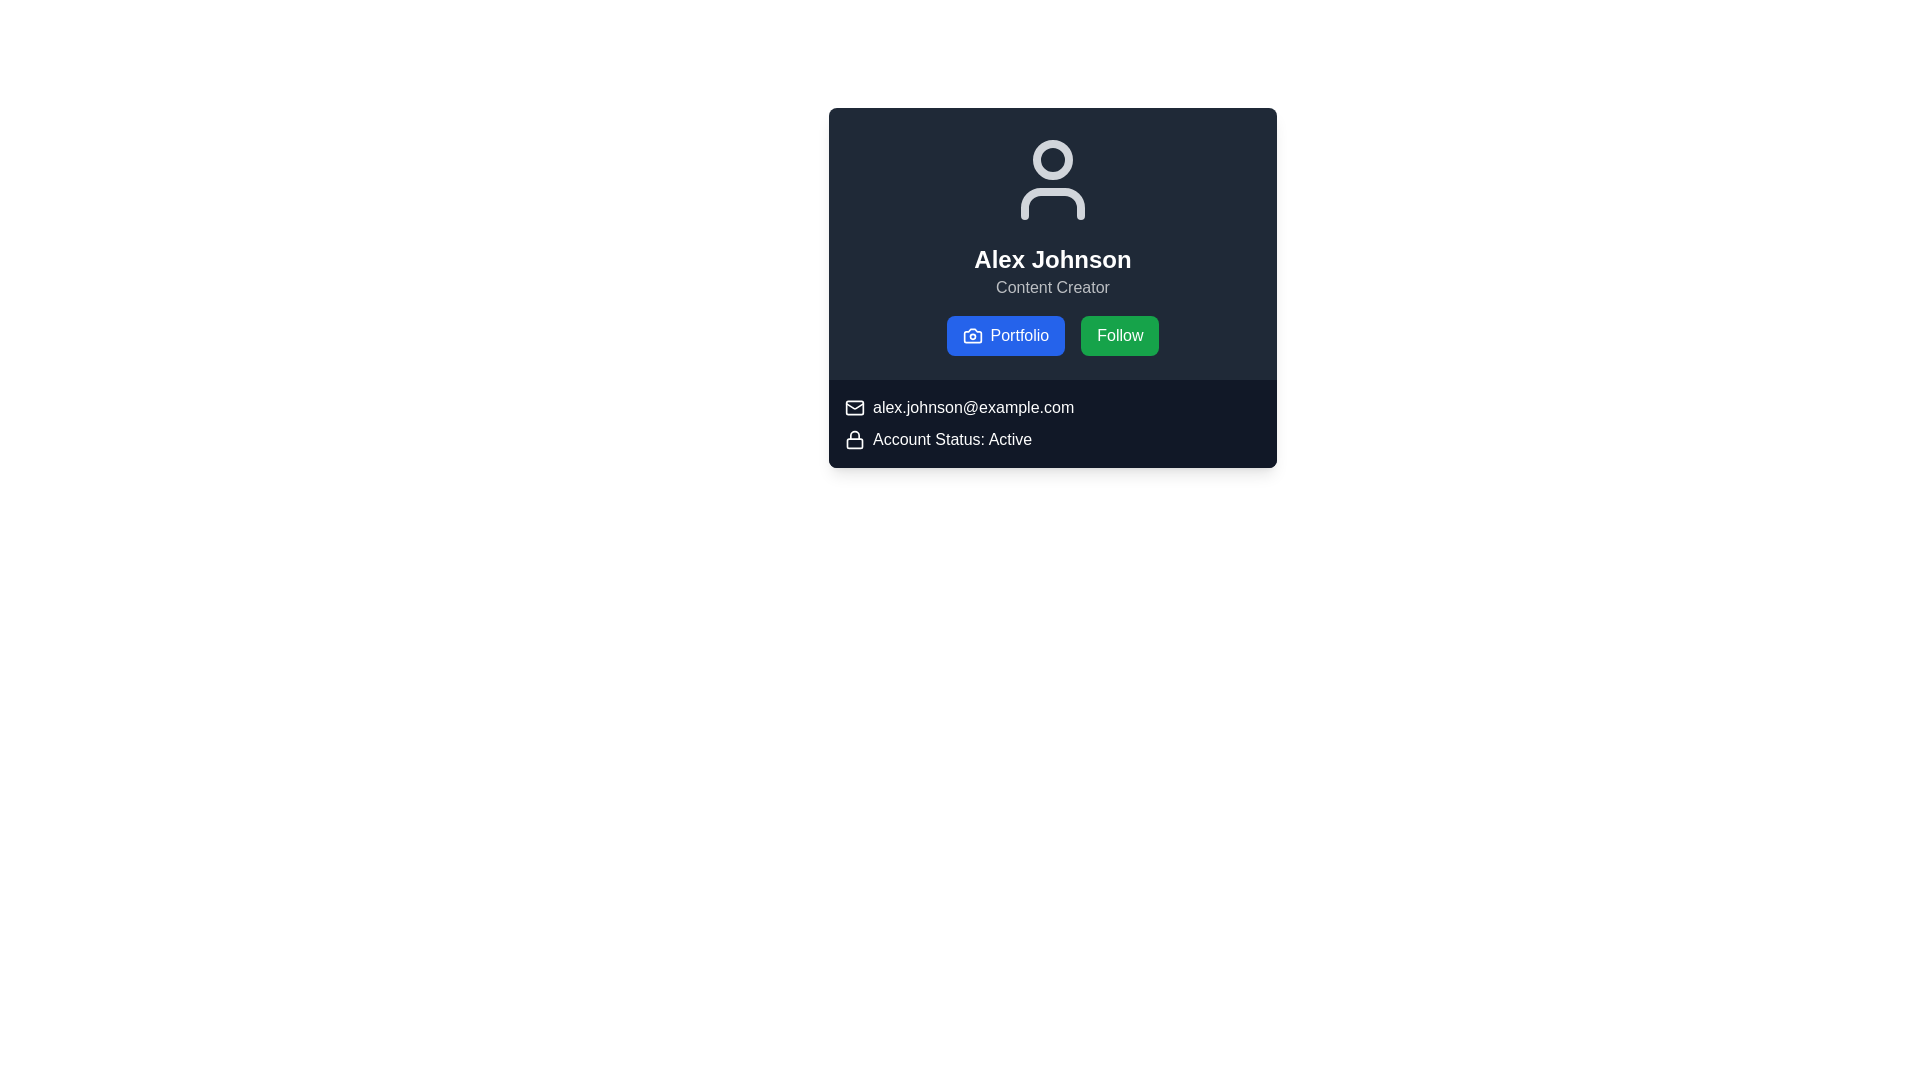 The height and width of the screenshot is (1080, 1920). What do you see at coordinates (1120, 334) in the screenshot?
I see `the green 'Follow' button with rounded corners` at bounding box center [1120, 334].